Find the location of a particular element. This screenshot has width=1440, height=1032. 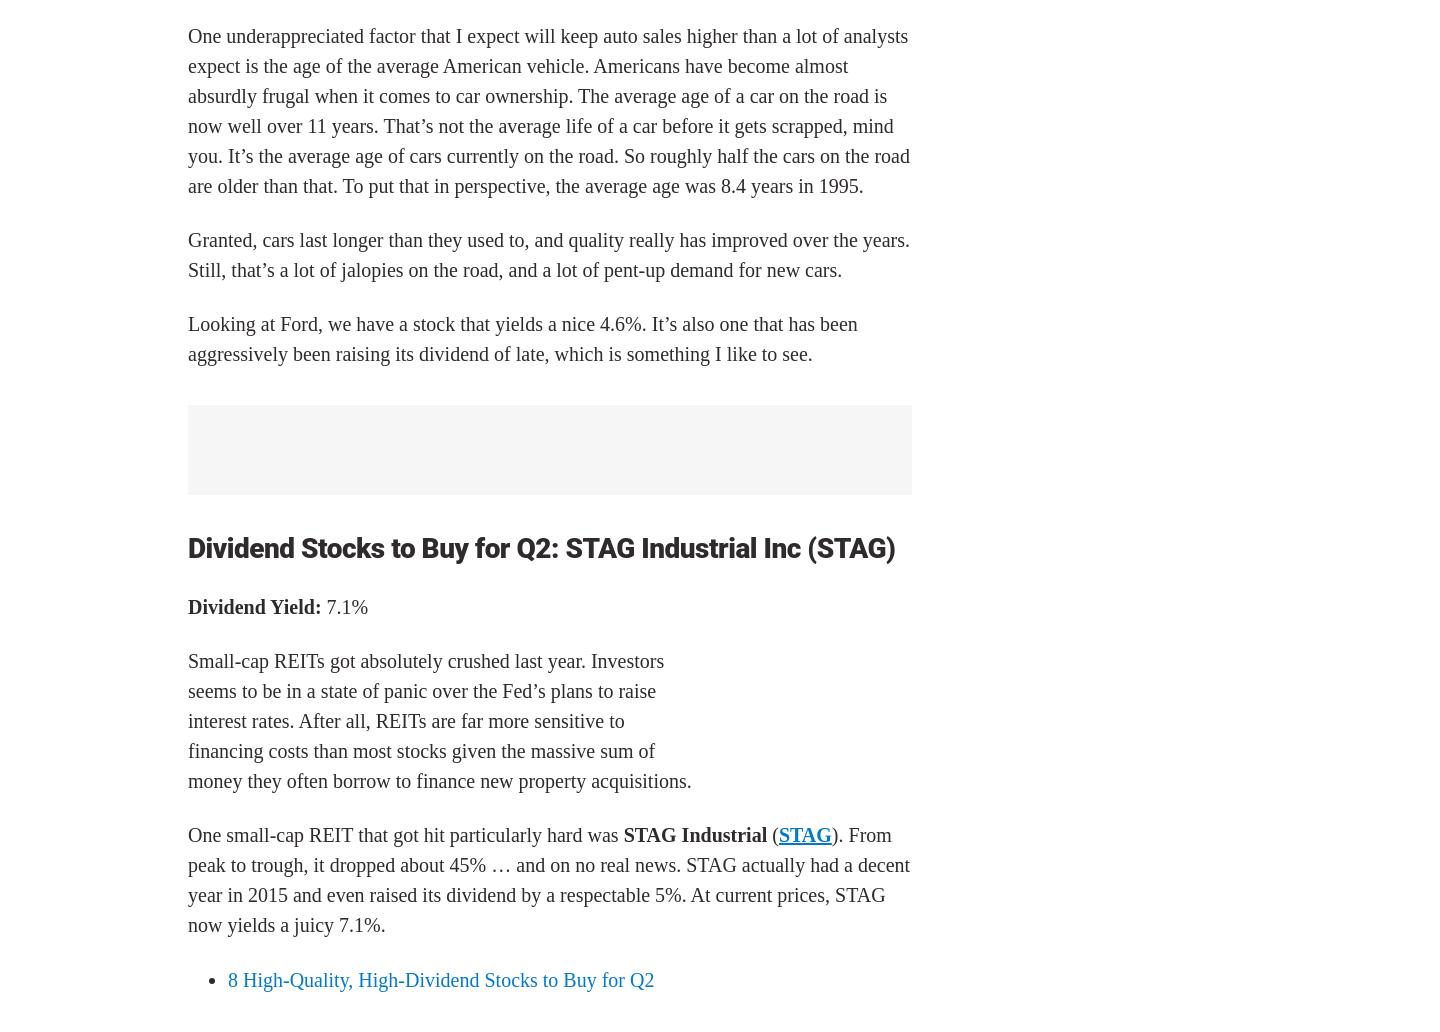

'Dividend Stocks to Buy for Q2: STAG' is located at coordinates (413, 548).